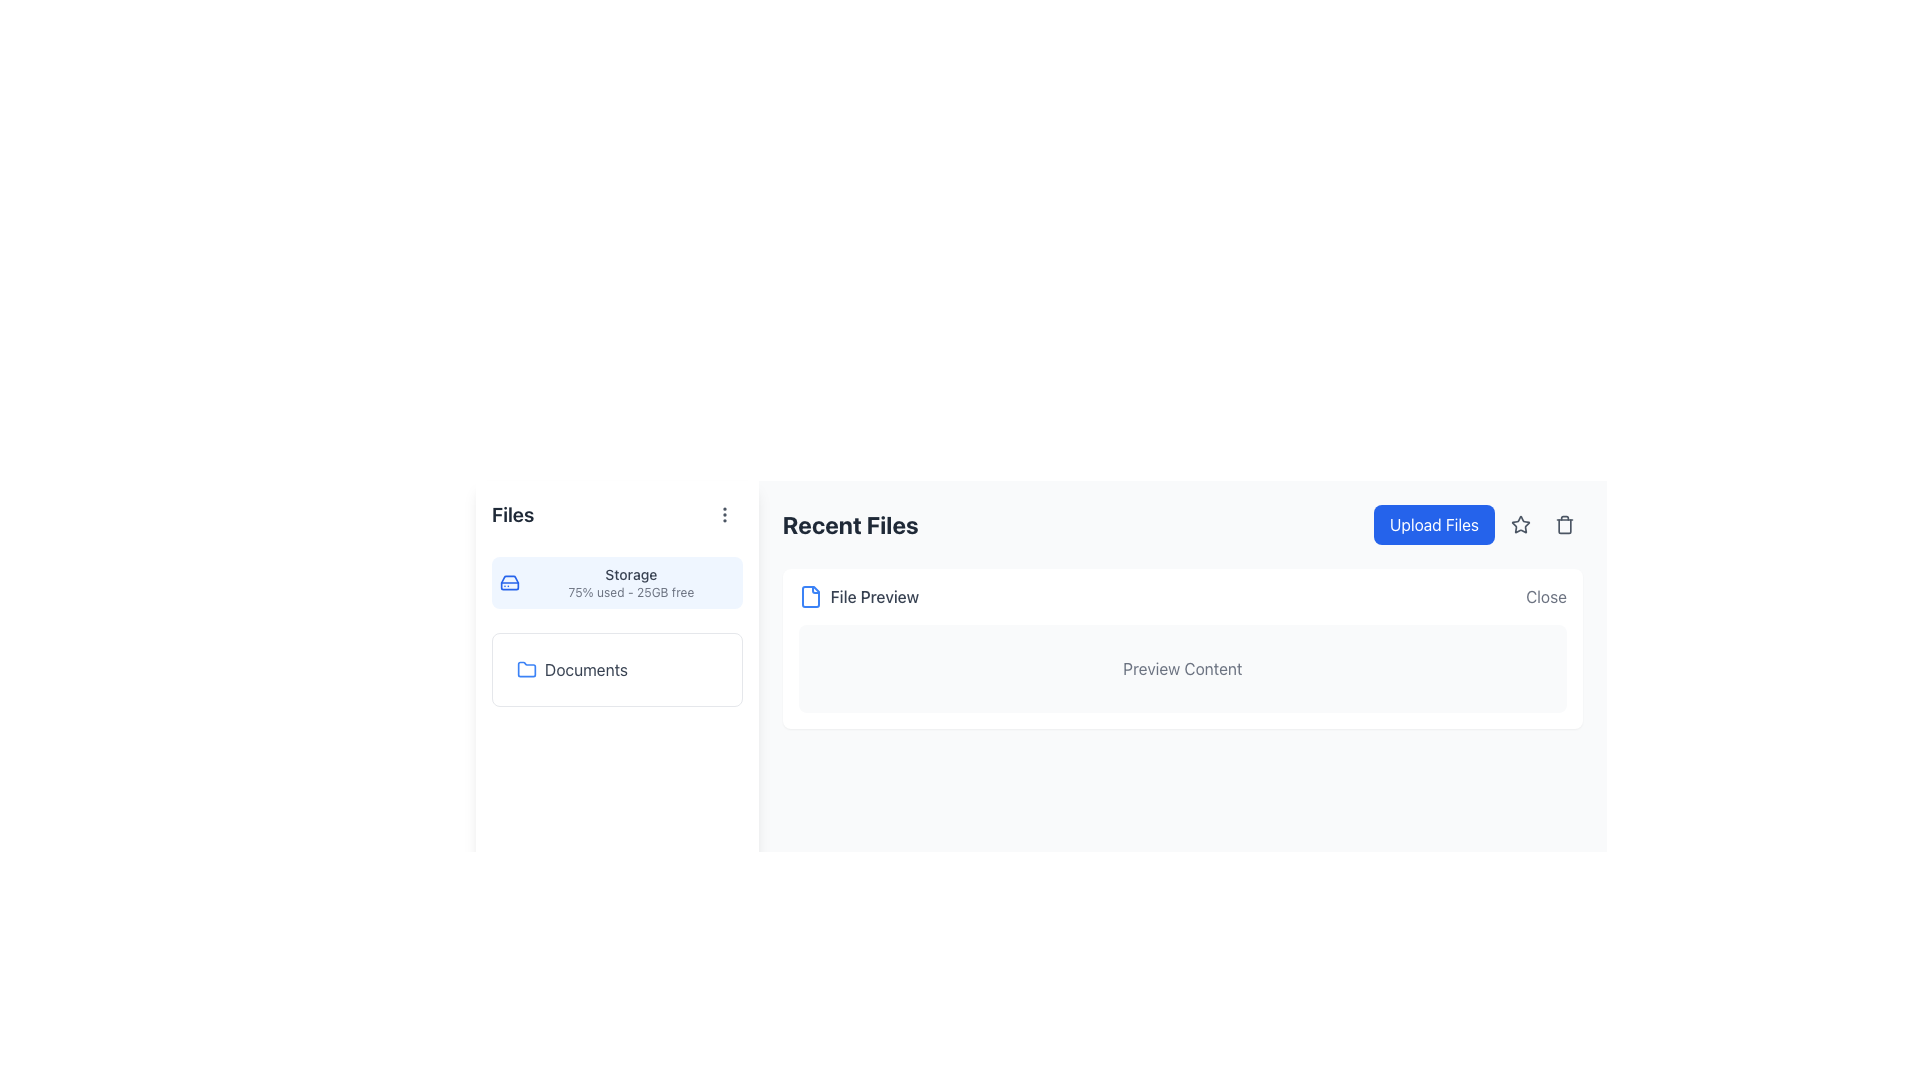 Image resolution: width=1920 pixels, height=1080 pixels. What do you see at coordinates (1478, 523) in the screenshot?
I see `the file upload button located in the top-right section of the 'Recent Files' header area` at bounding box center [1478, 523].